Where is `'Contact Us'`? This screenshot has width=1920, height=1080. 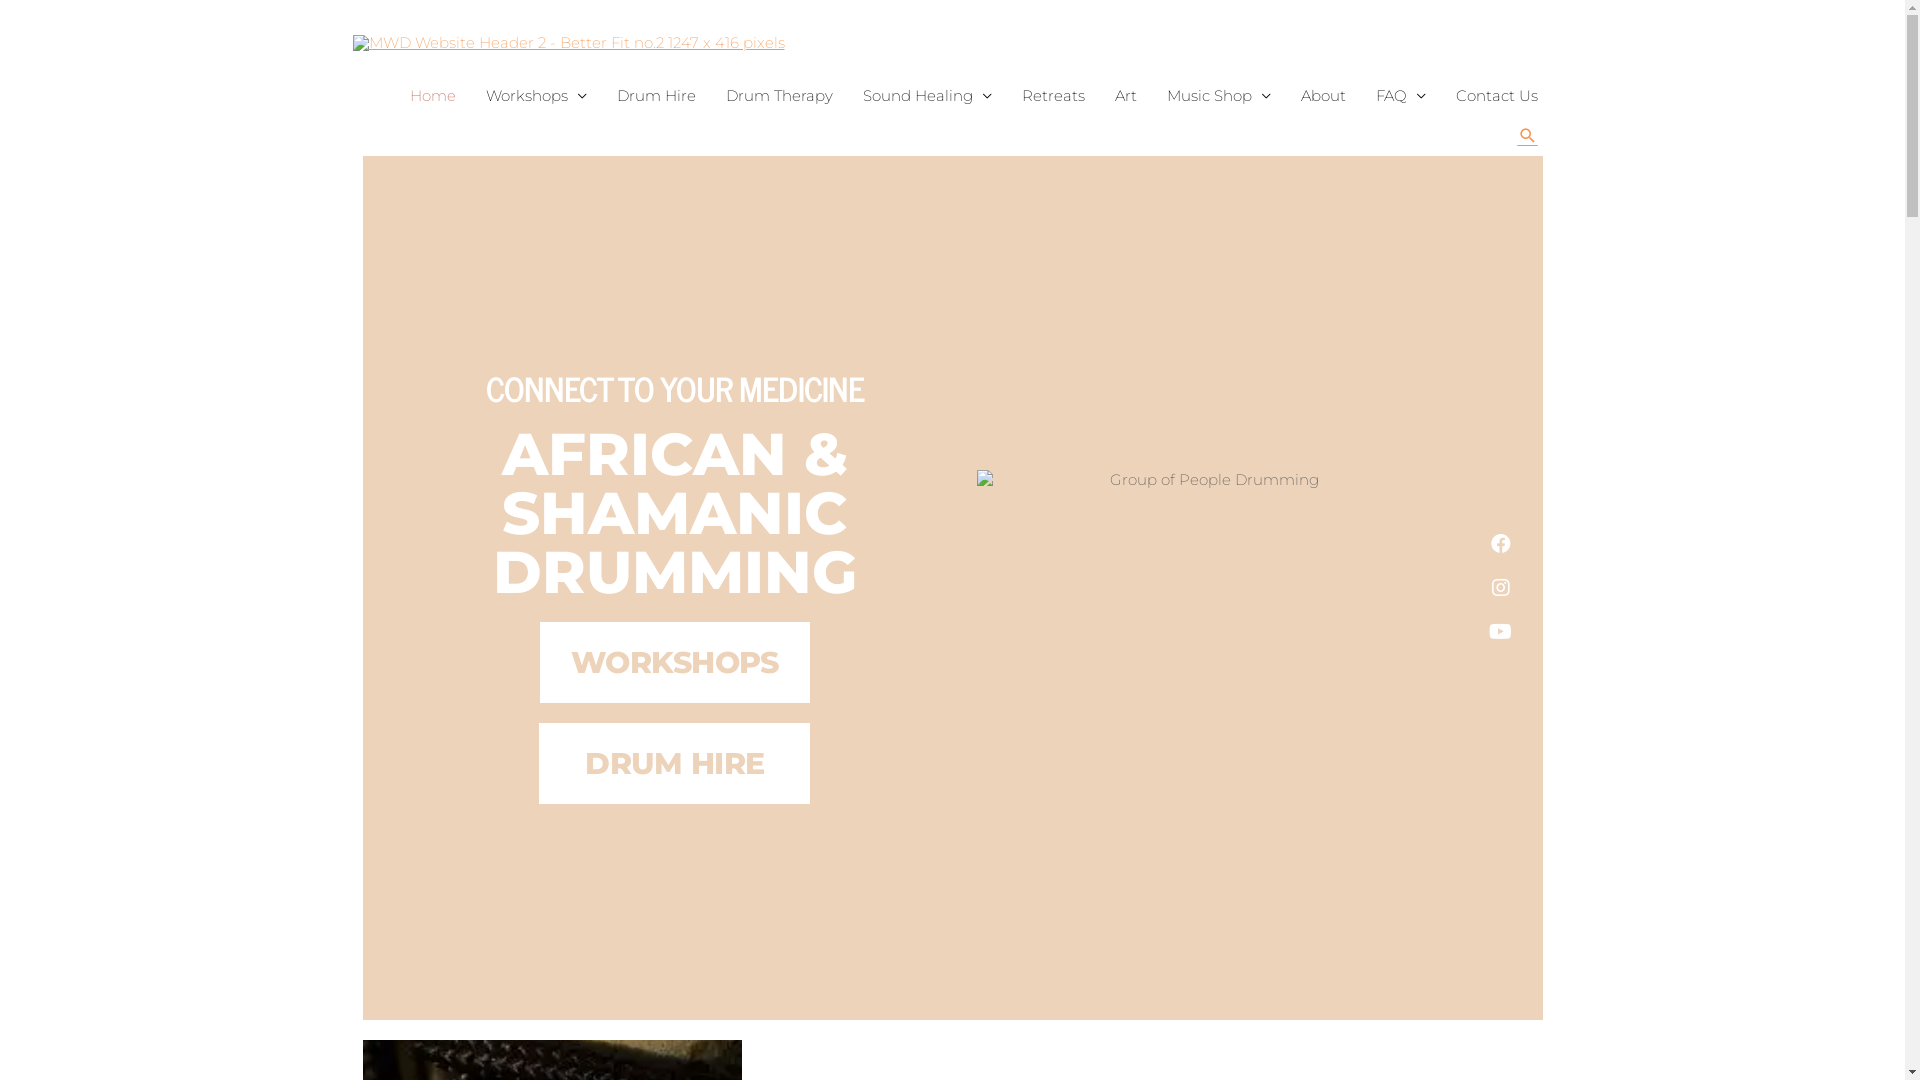
'Contact Us' is located at coordinates (1496, 96).